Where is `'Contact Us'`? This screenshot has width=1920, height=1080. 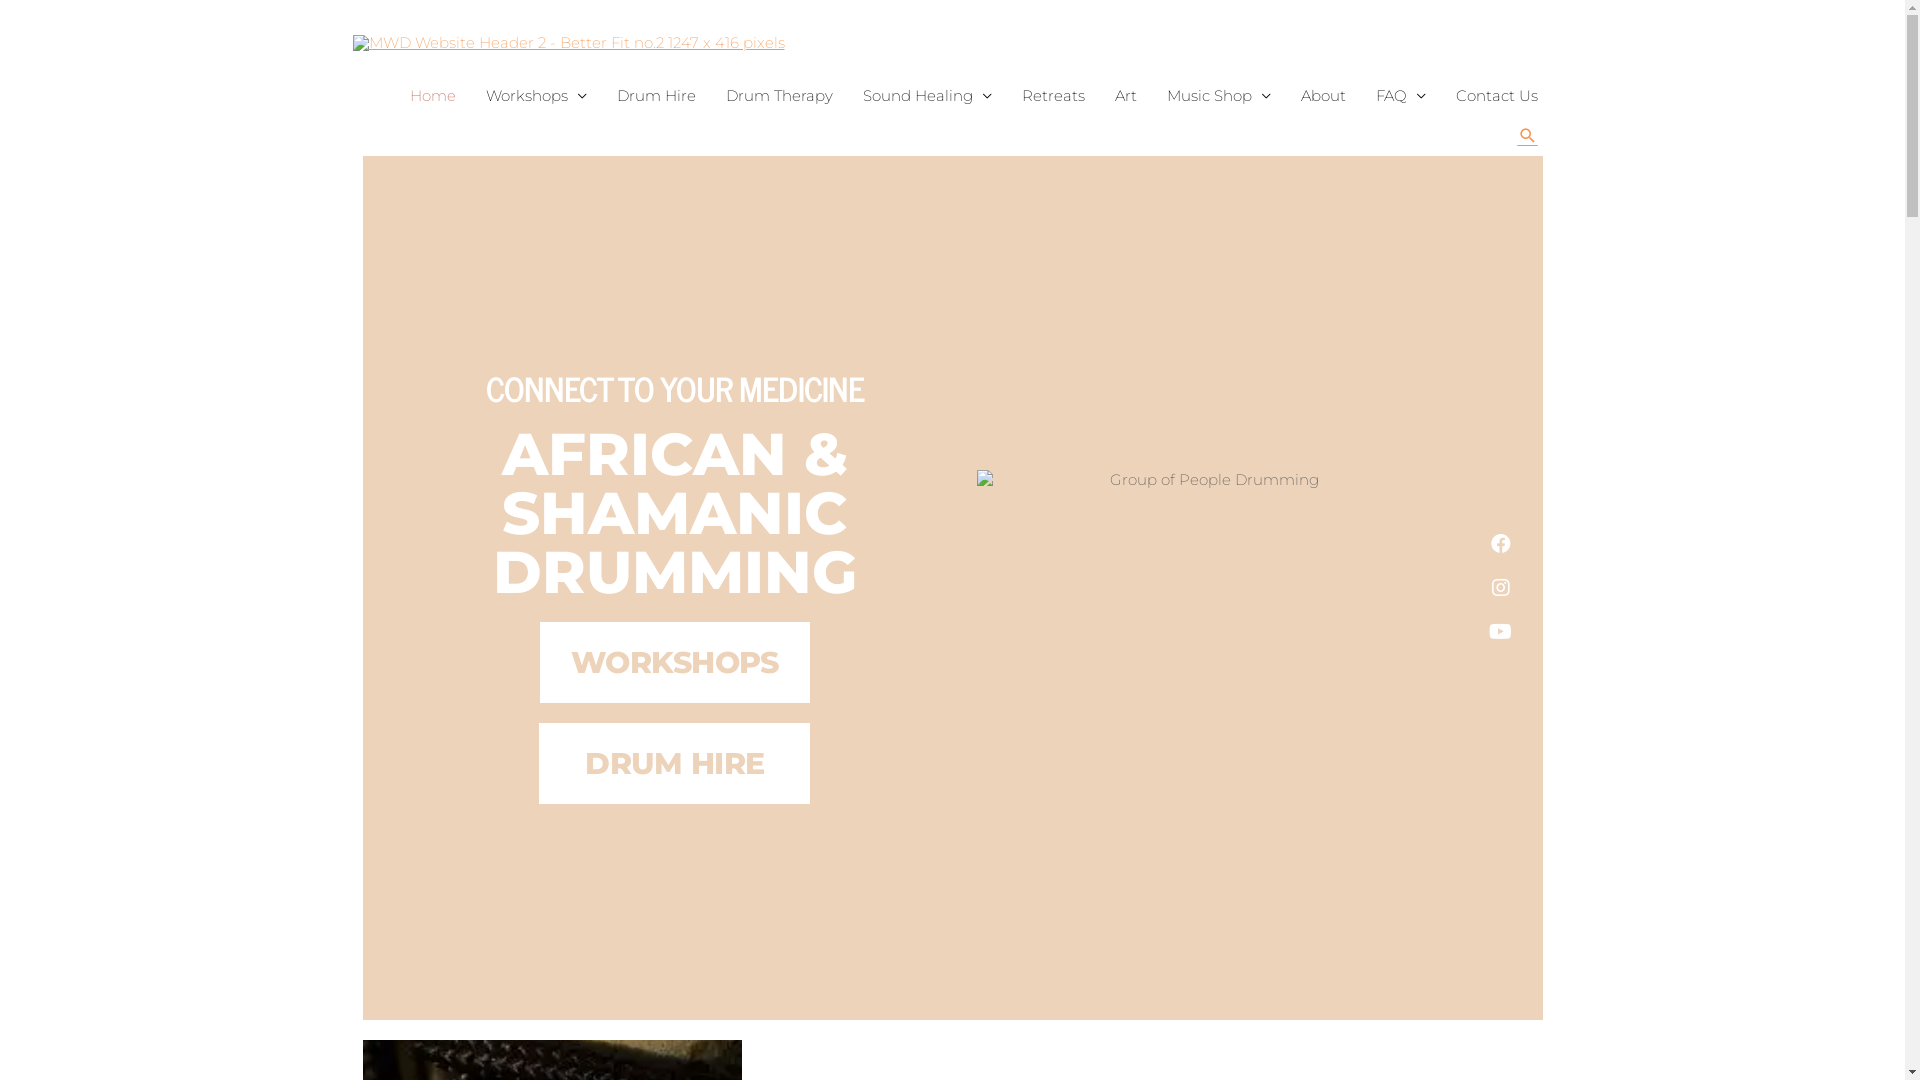
'Contact Us' is located at coordinates (1496, 96).